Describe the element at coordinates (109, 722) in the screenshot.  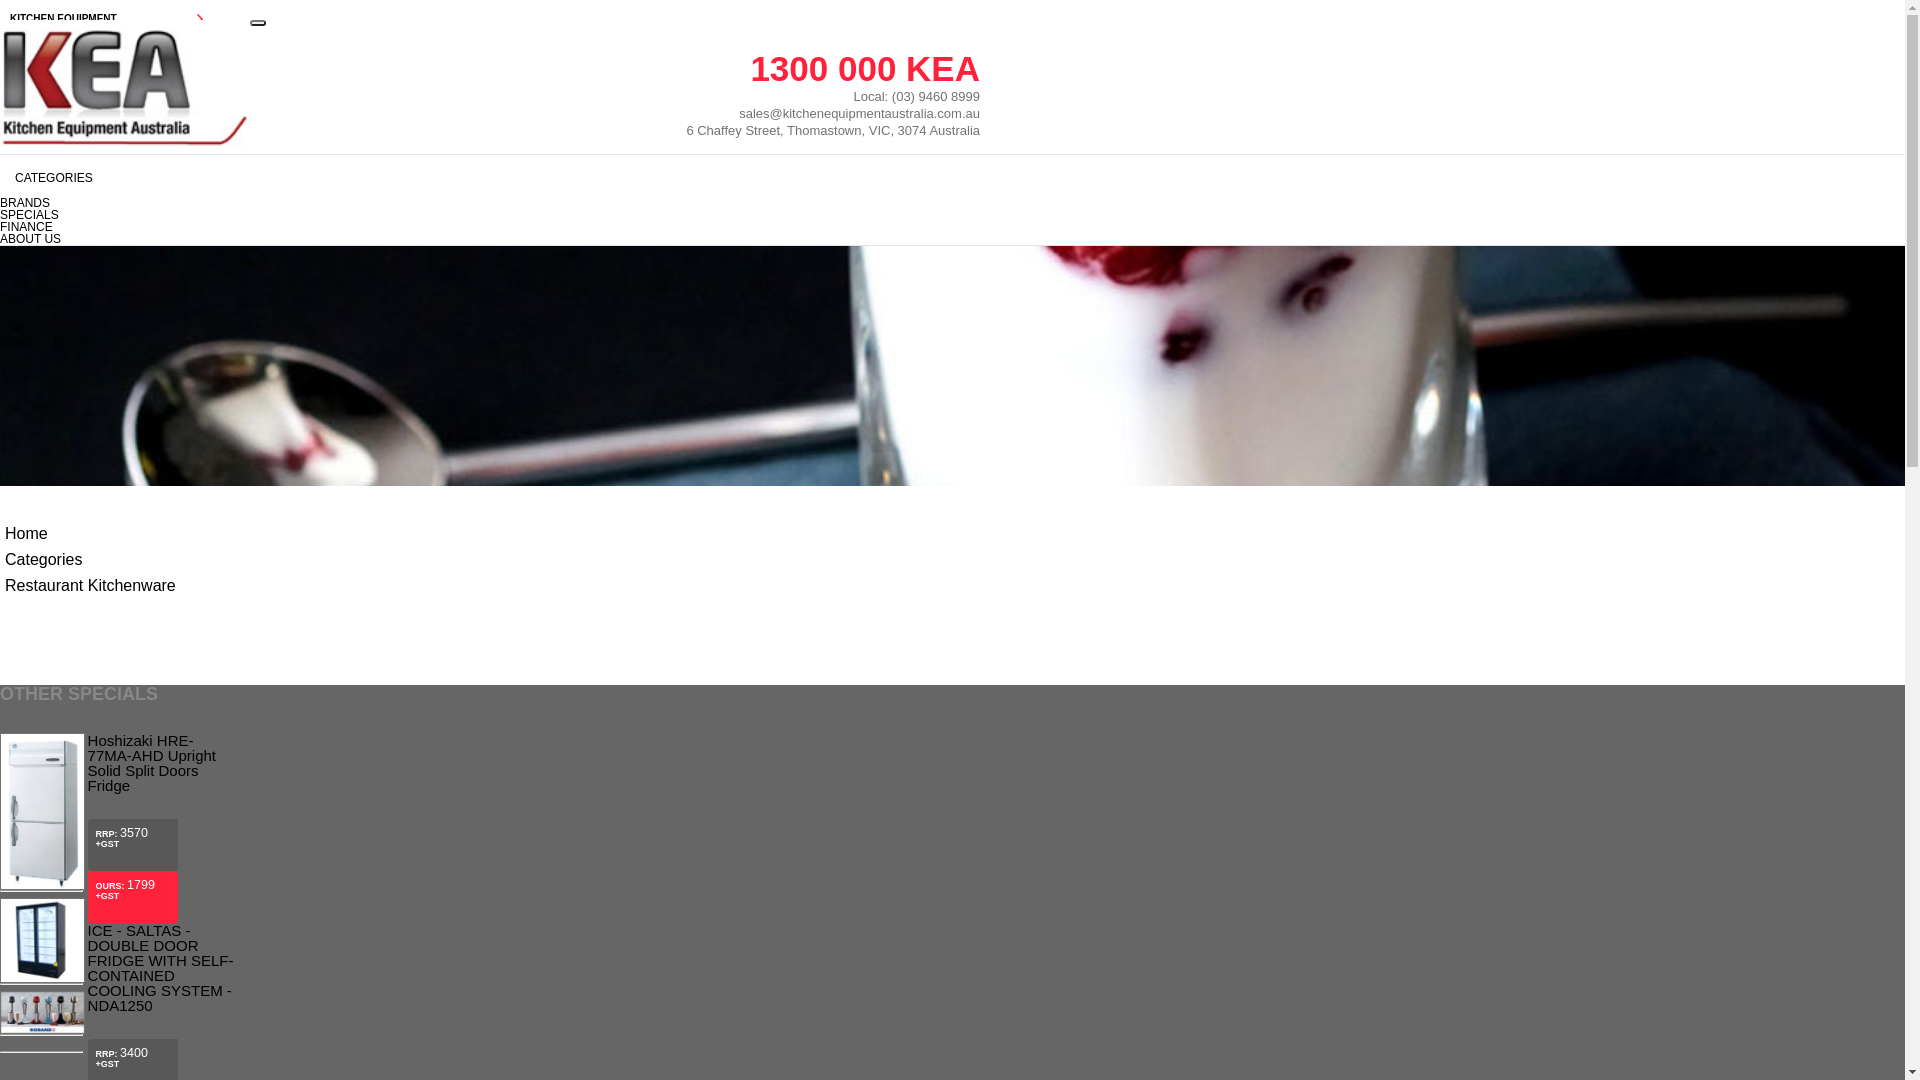
I see `'PROMOTIONS'` at that location.